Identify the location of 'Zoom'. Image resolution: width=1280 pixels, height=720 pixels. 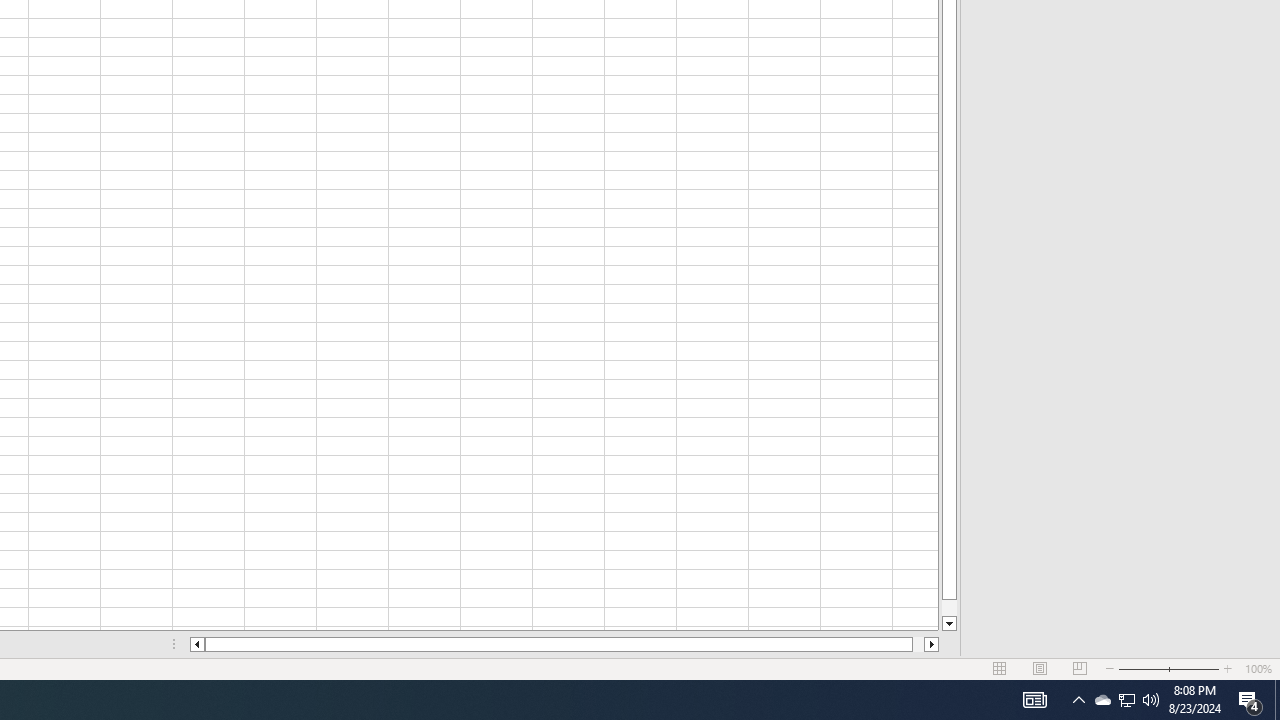
(1168, 669).